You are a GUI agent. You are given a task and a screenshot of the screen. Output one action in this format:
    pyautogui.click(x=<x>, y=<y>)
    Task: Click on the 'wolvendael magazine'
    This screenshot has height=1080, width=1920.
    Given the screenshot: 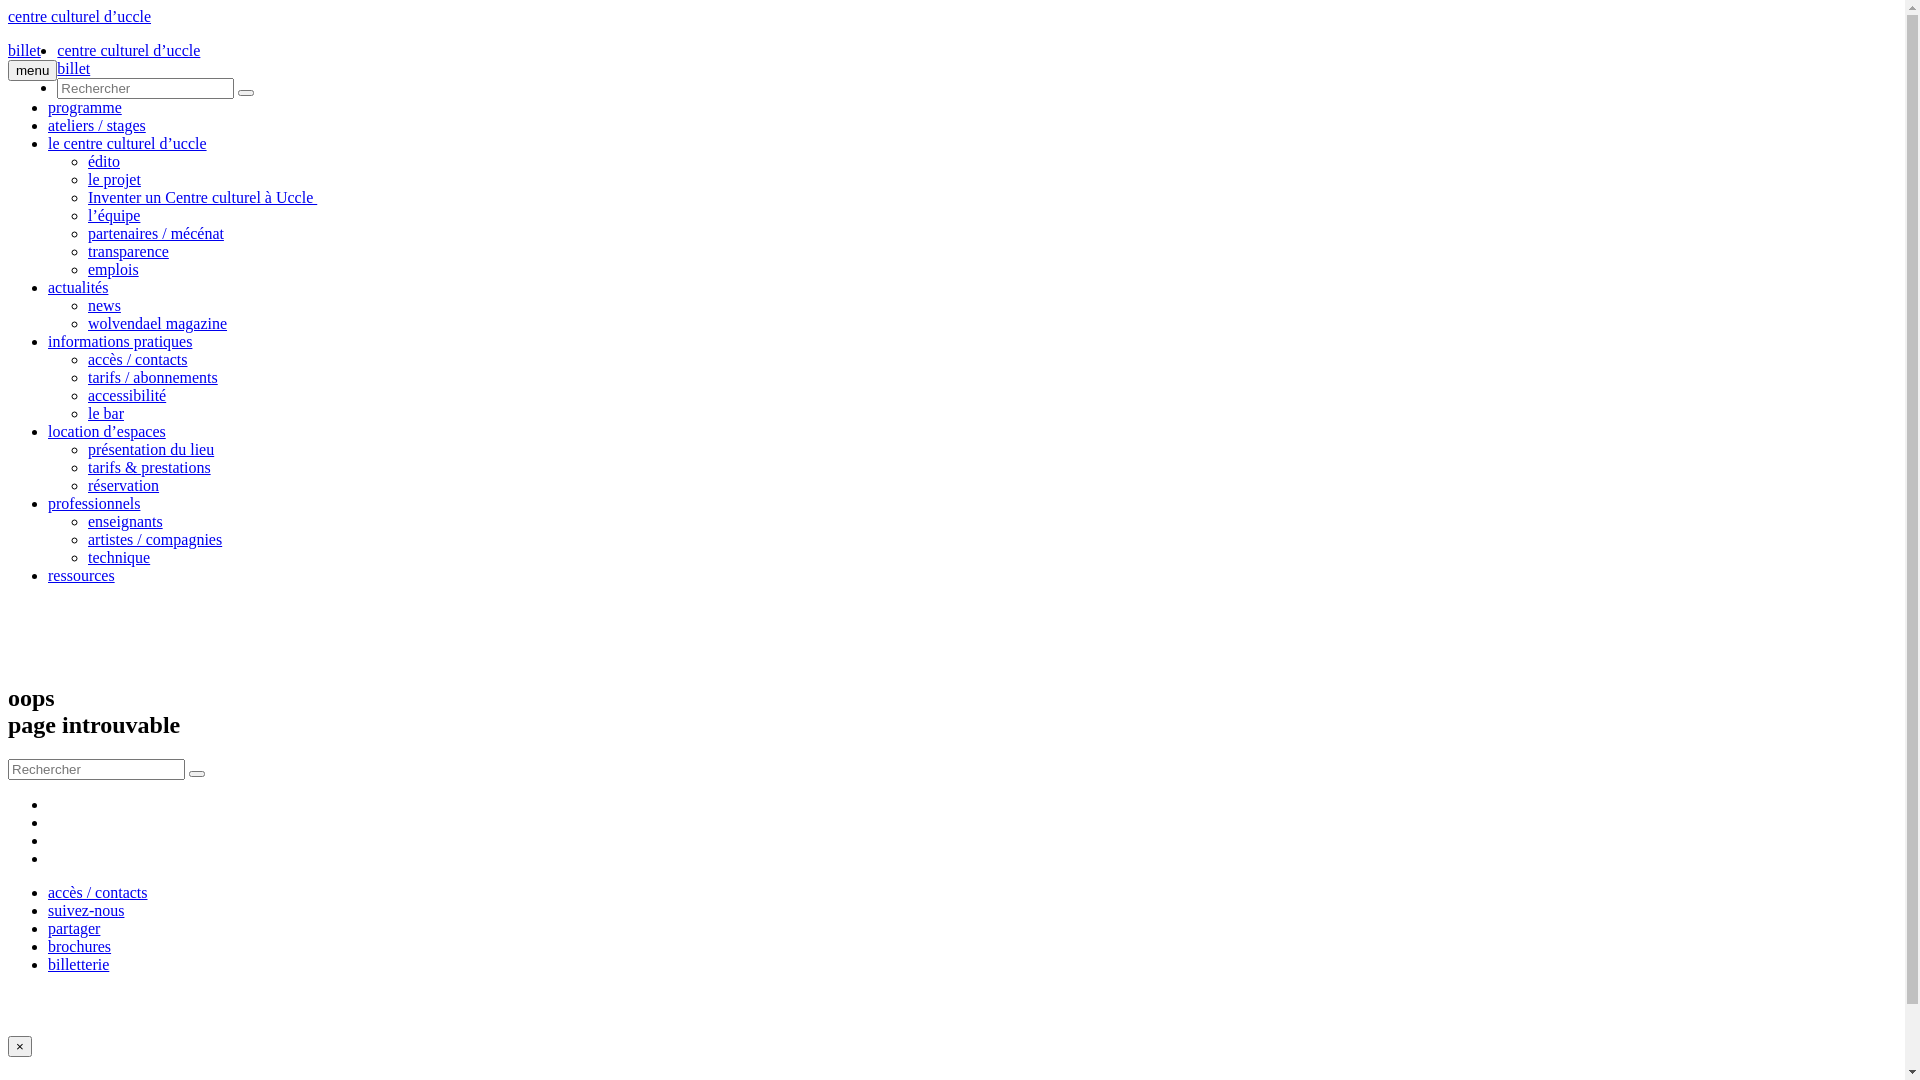 What is the action you would take?
    pyautogui.click(x=156, y=322)
    